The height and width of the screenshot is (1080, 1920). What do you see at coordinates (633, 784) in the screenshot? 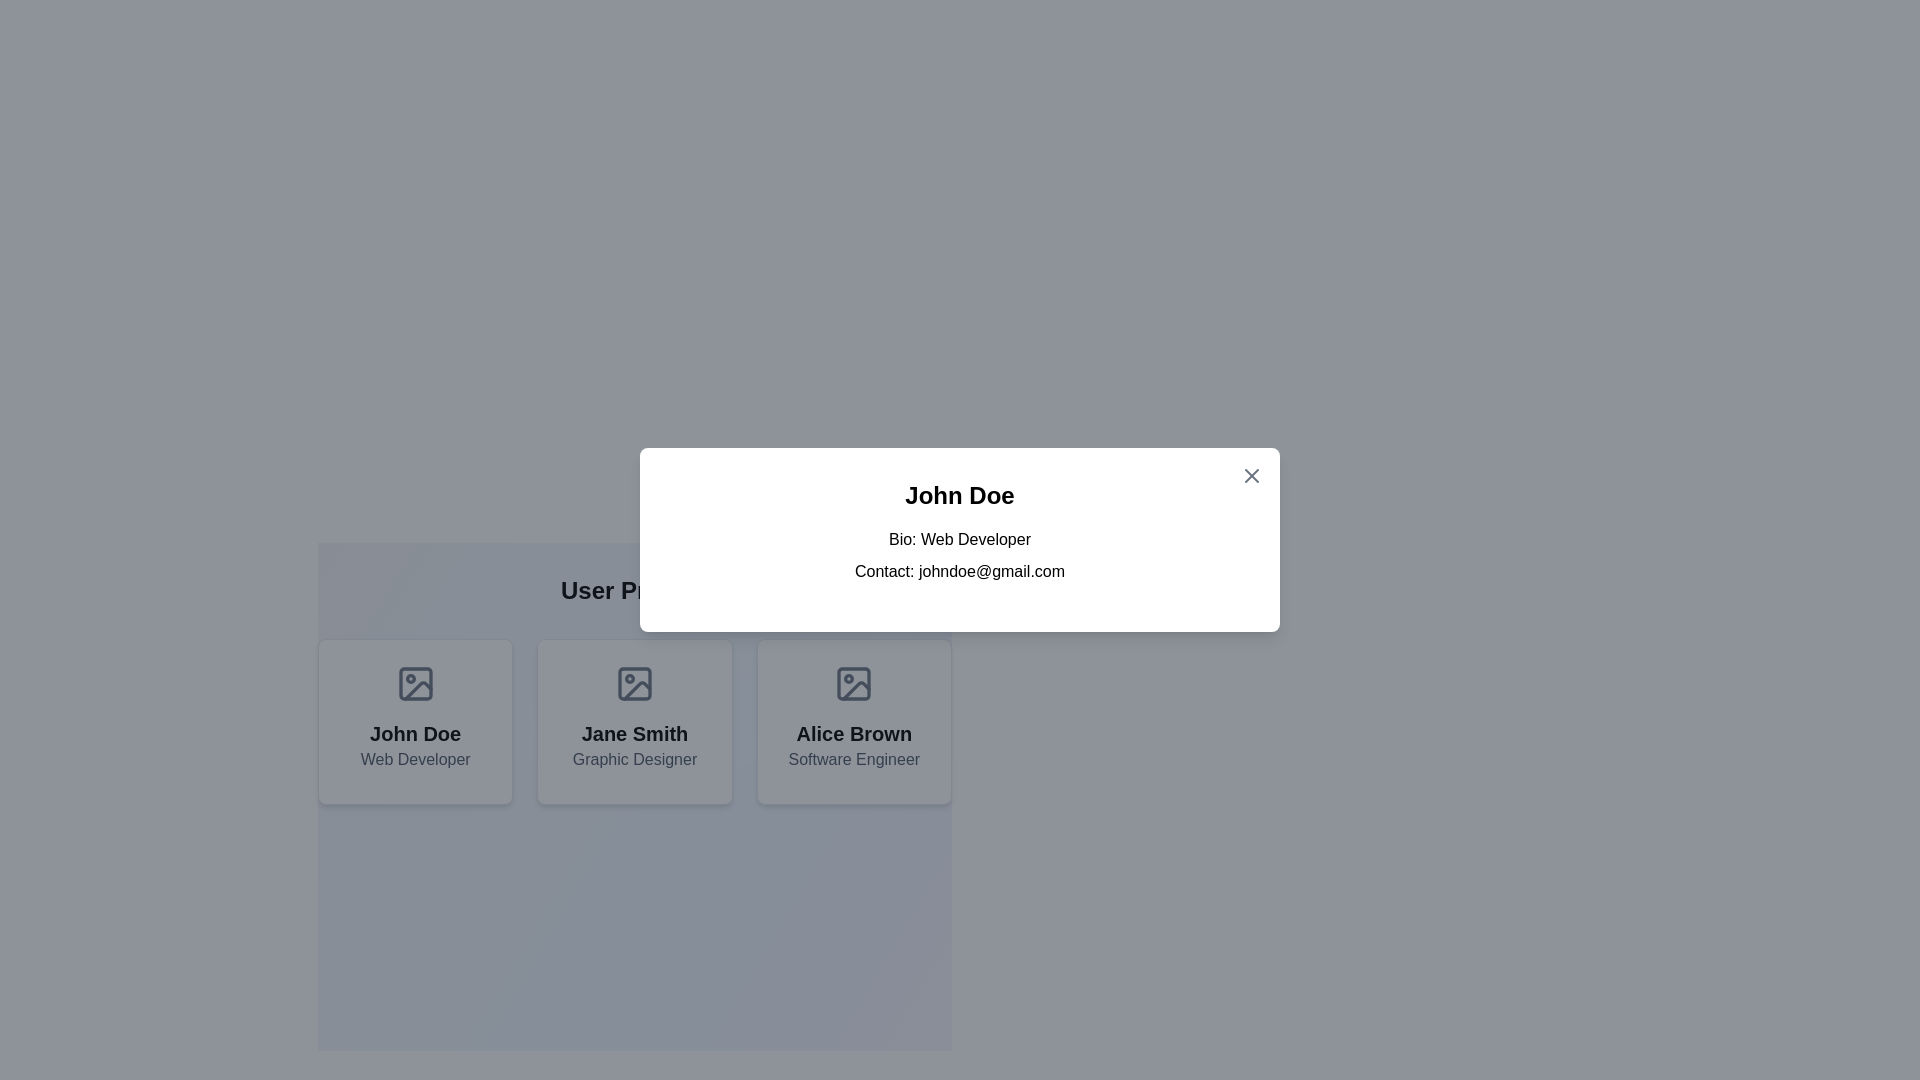
I see `the profile card for 'Jane Smith' which features her name in bold at the top and the job title 'Graphic Designer' below it` at bounding box center [633, 784].